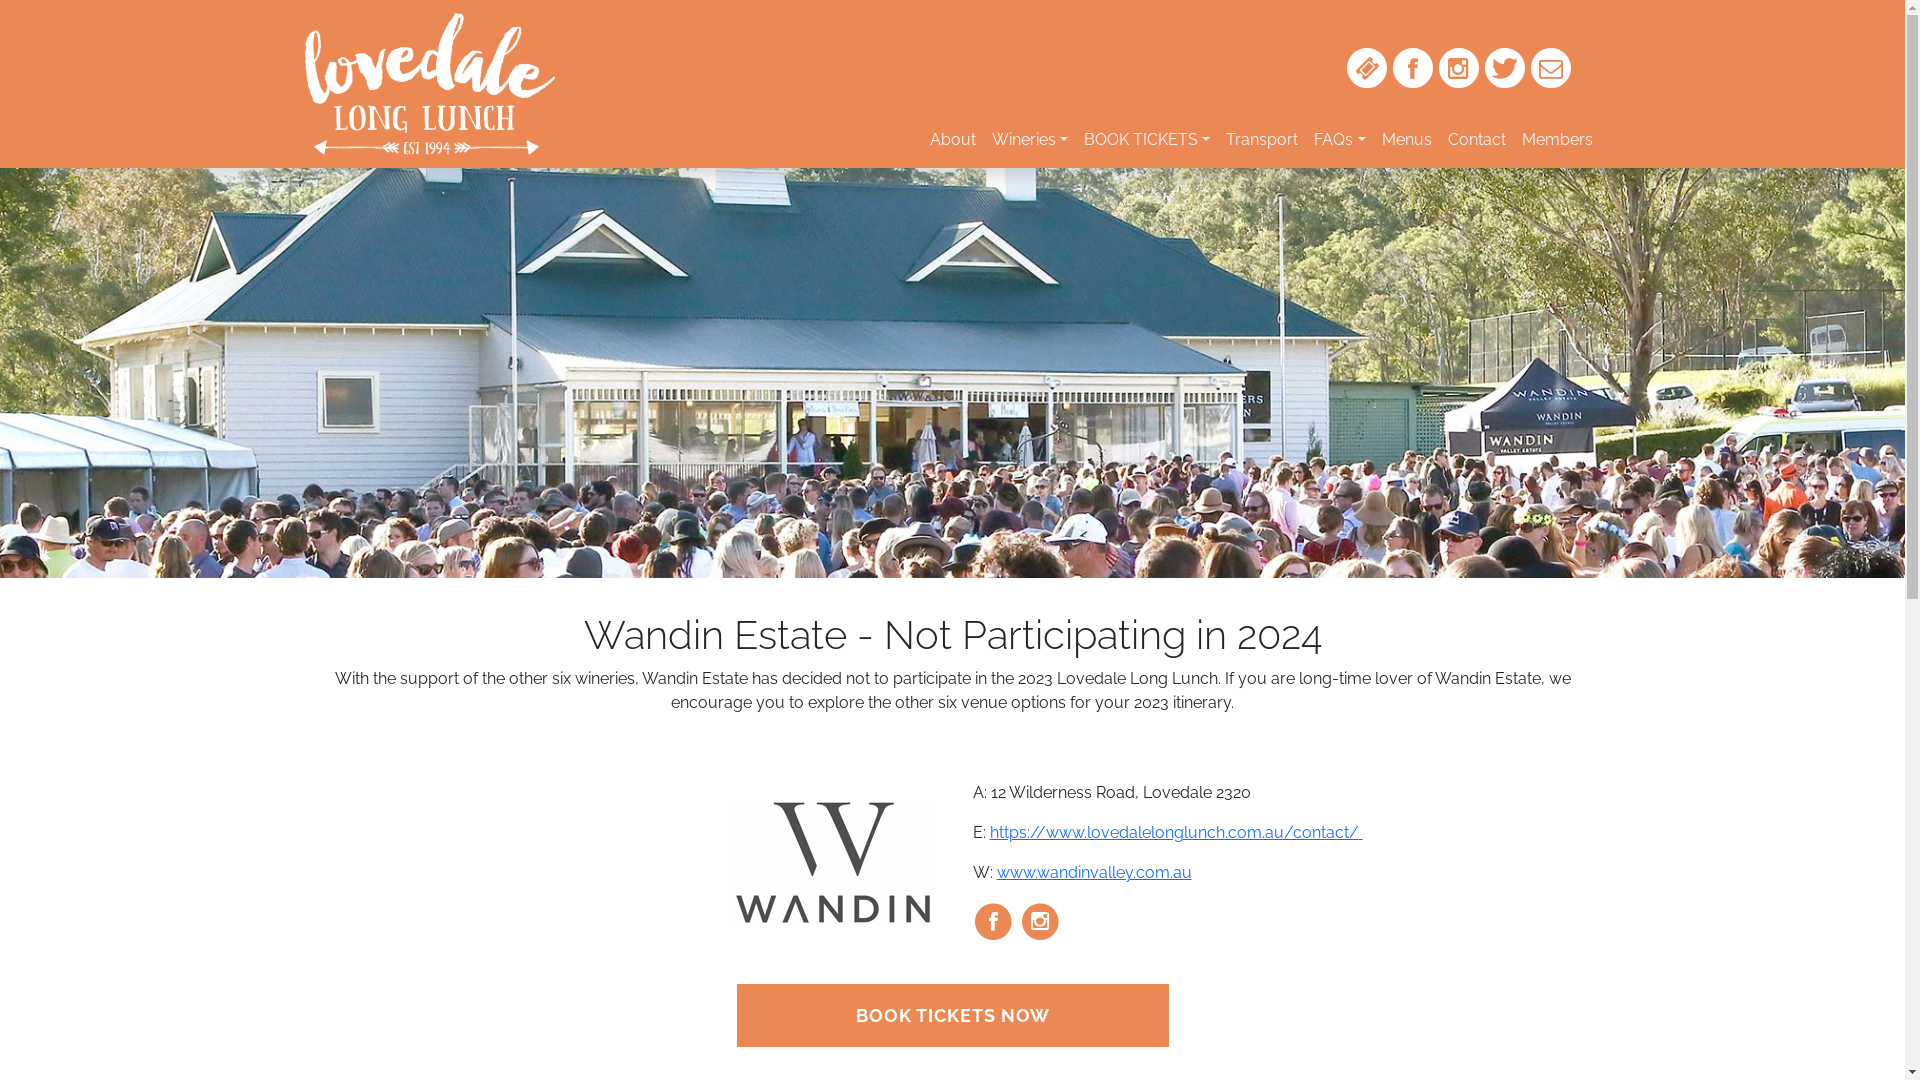  Describe the element at coordinates (1261, 138) in the screenshot. I see `'Transport'` at that location.